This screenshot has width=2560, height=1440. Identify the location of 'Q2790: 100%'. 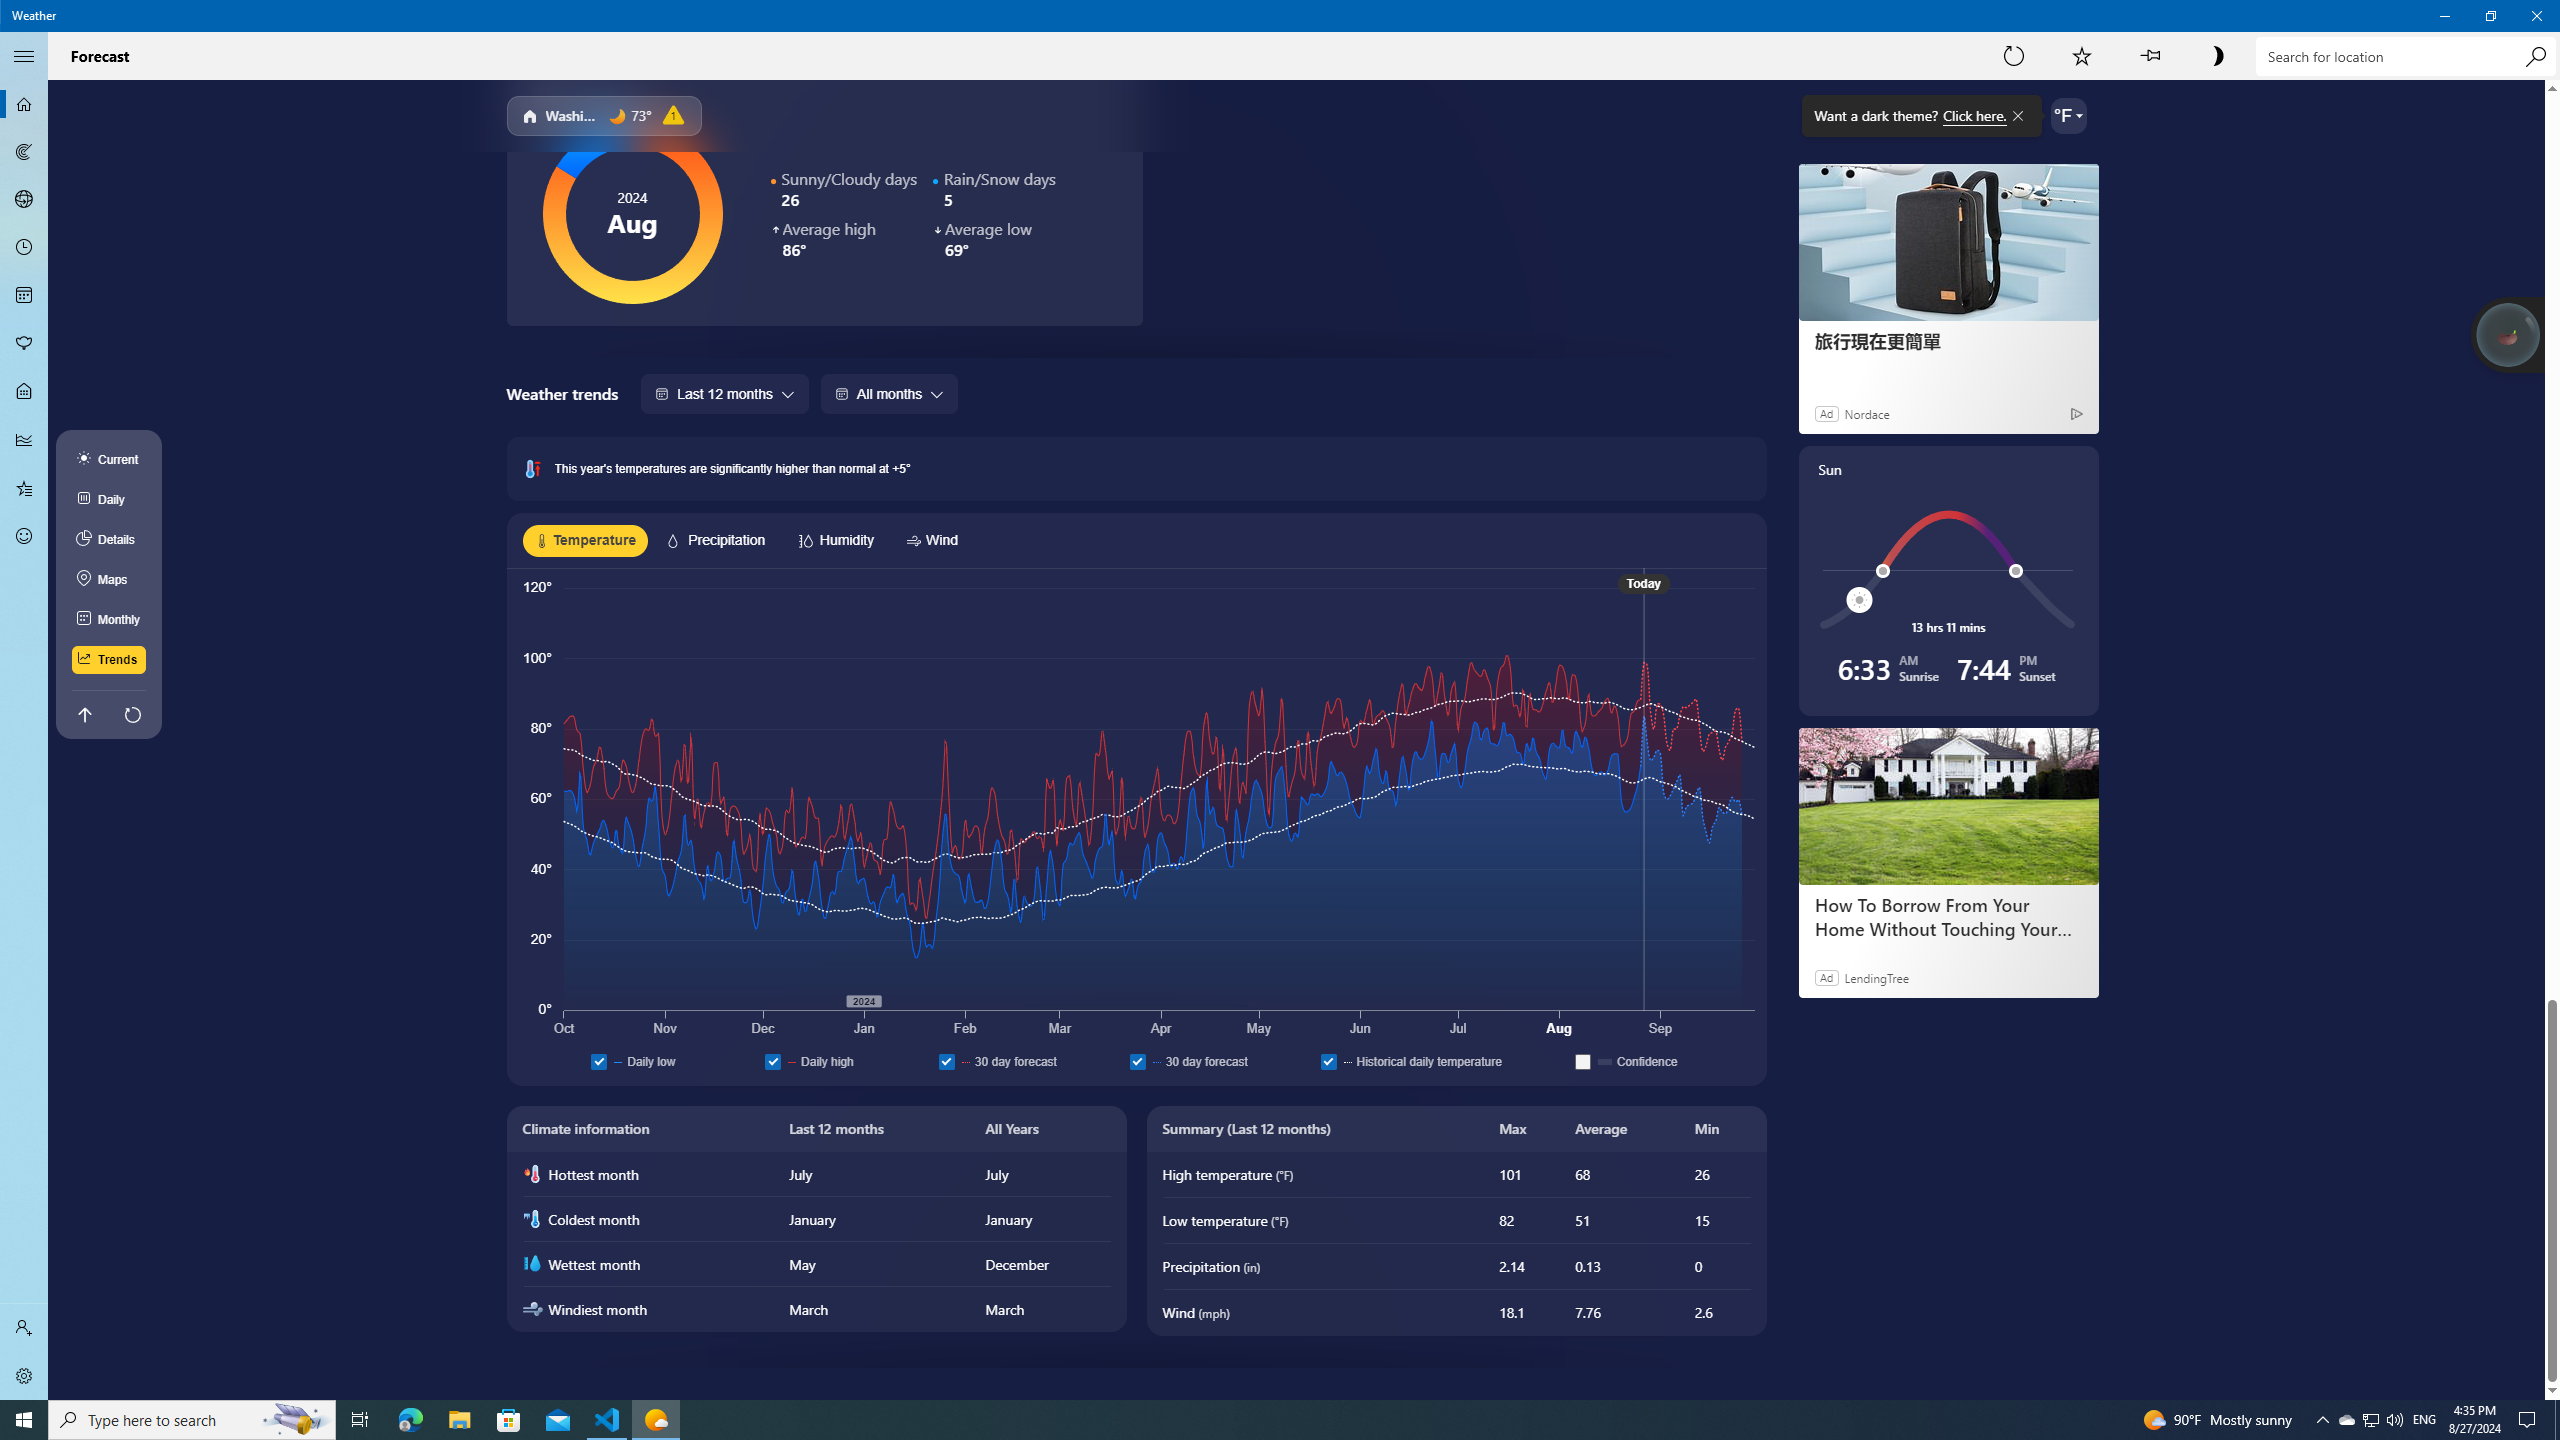
(2345, 1418).